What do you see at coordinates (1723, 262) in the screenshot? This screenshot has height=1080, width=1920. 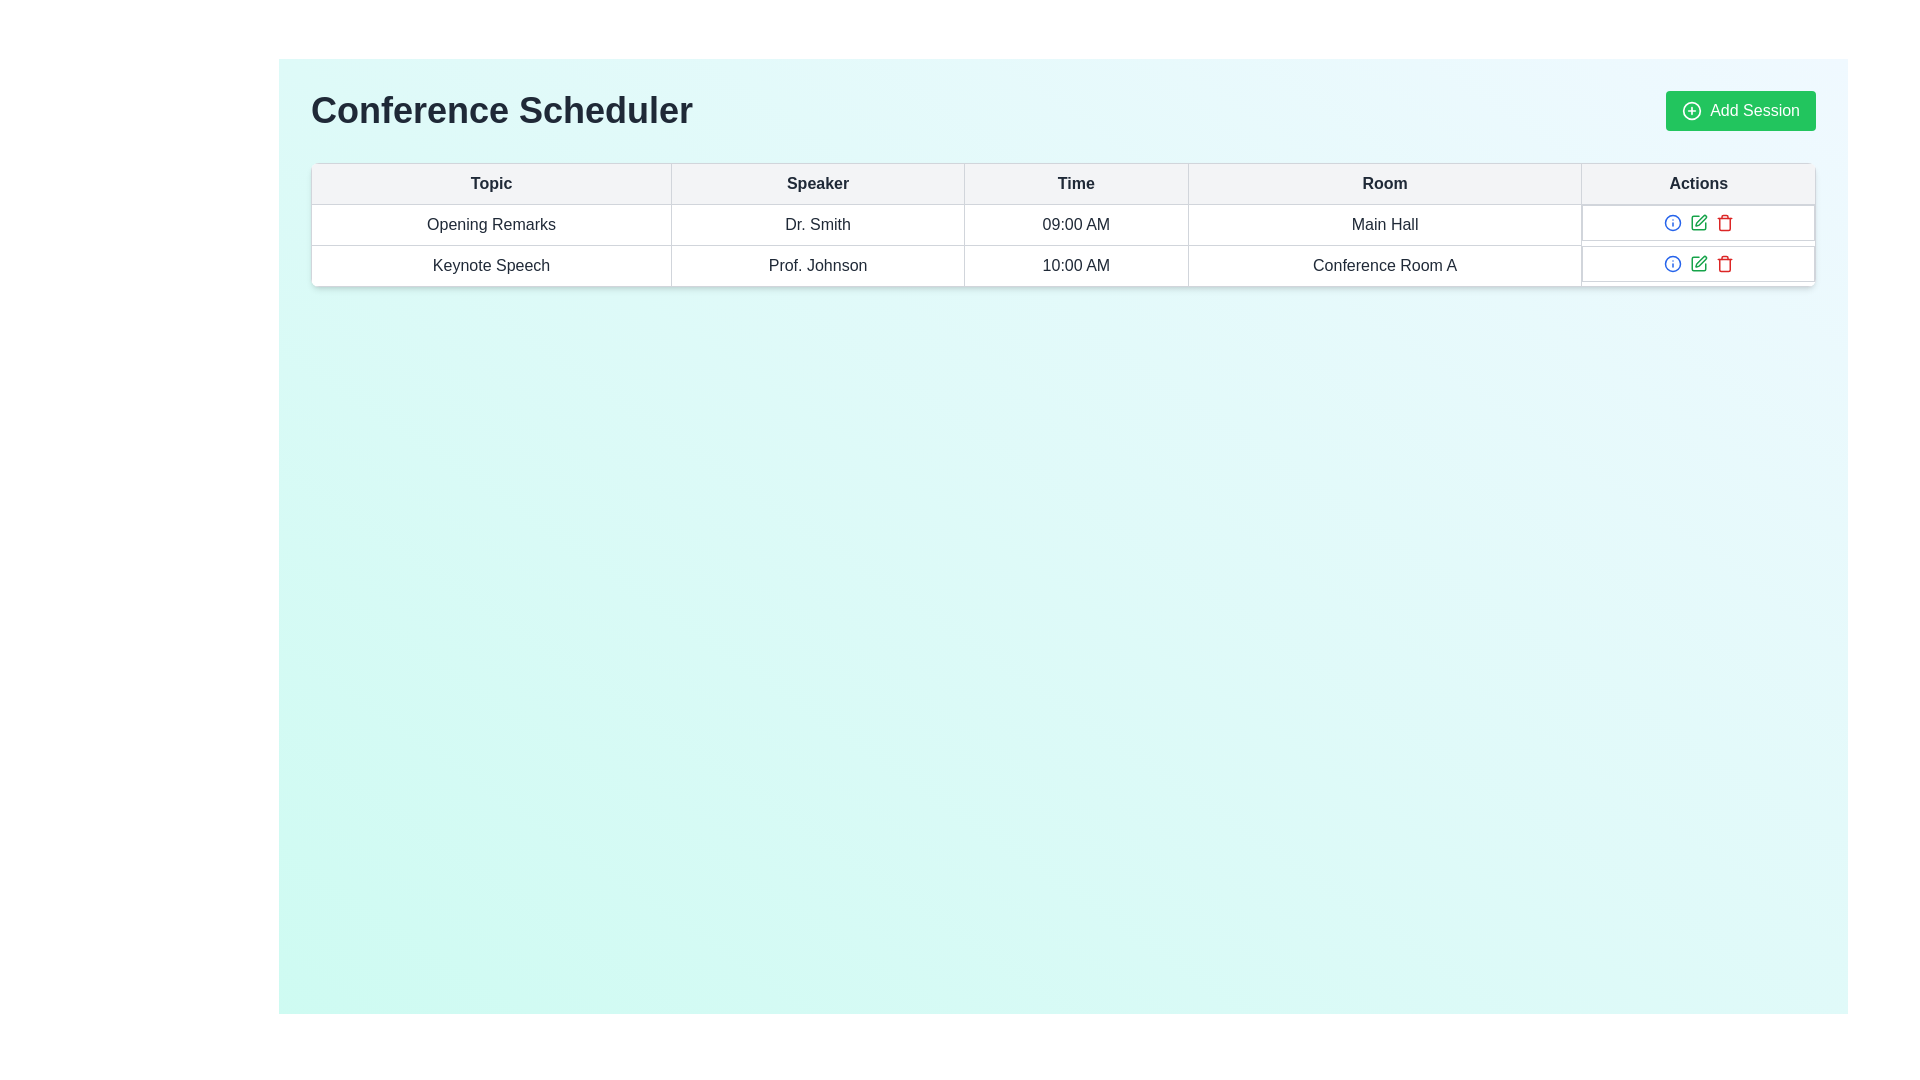 I see `the red trash bin icon in the 'Actions' column of the second row` at bounding box center [1723, 262].